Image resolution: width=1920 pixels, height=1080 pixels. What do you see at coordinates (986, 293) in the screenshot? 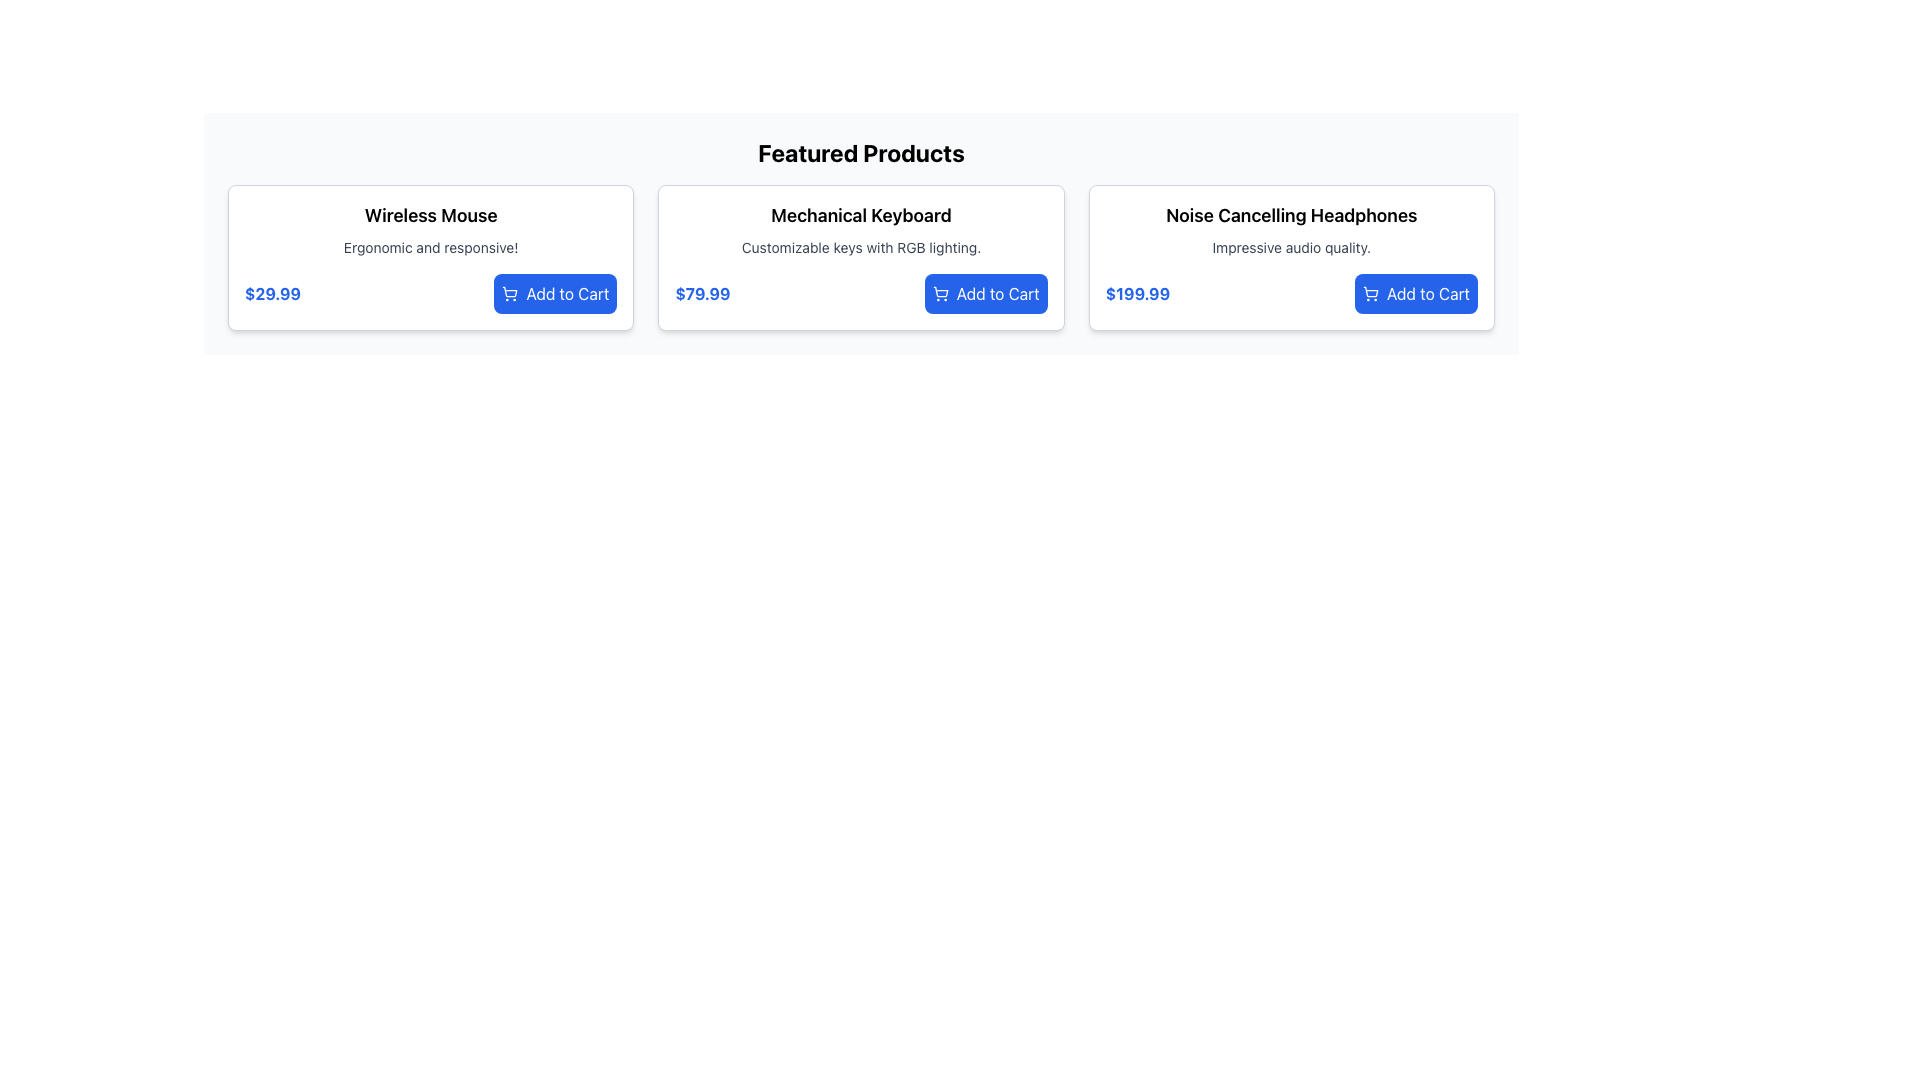
I see `the 'Add to Cart' button with a blue background and rounded corners located in the bottom right corner of the 'Mechanical Keyboard' product card` at bounding box center [986, 293].